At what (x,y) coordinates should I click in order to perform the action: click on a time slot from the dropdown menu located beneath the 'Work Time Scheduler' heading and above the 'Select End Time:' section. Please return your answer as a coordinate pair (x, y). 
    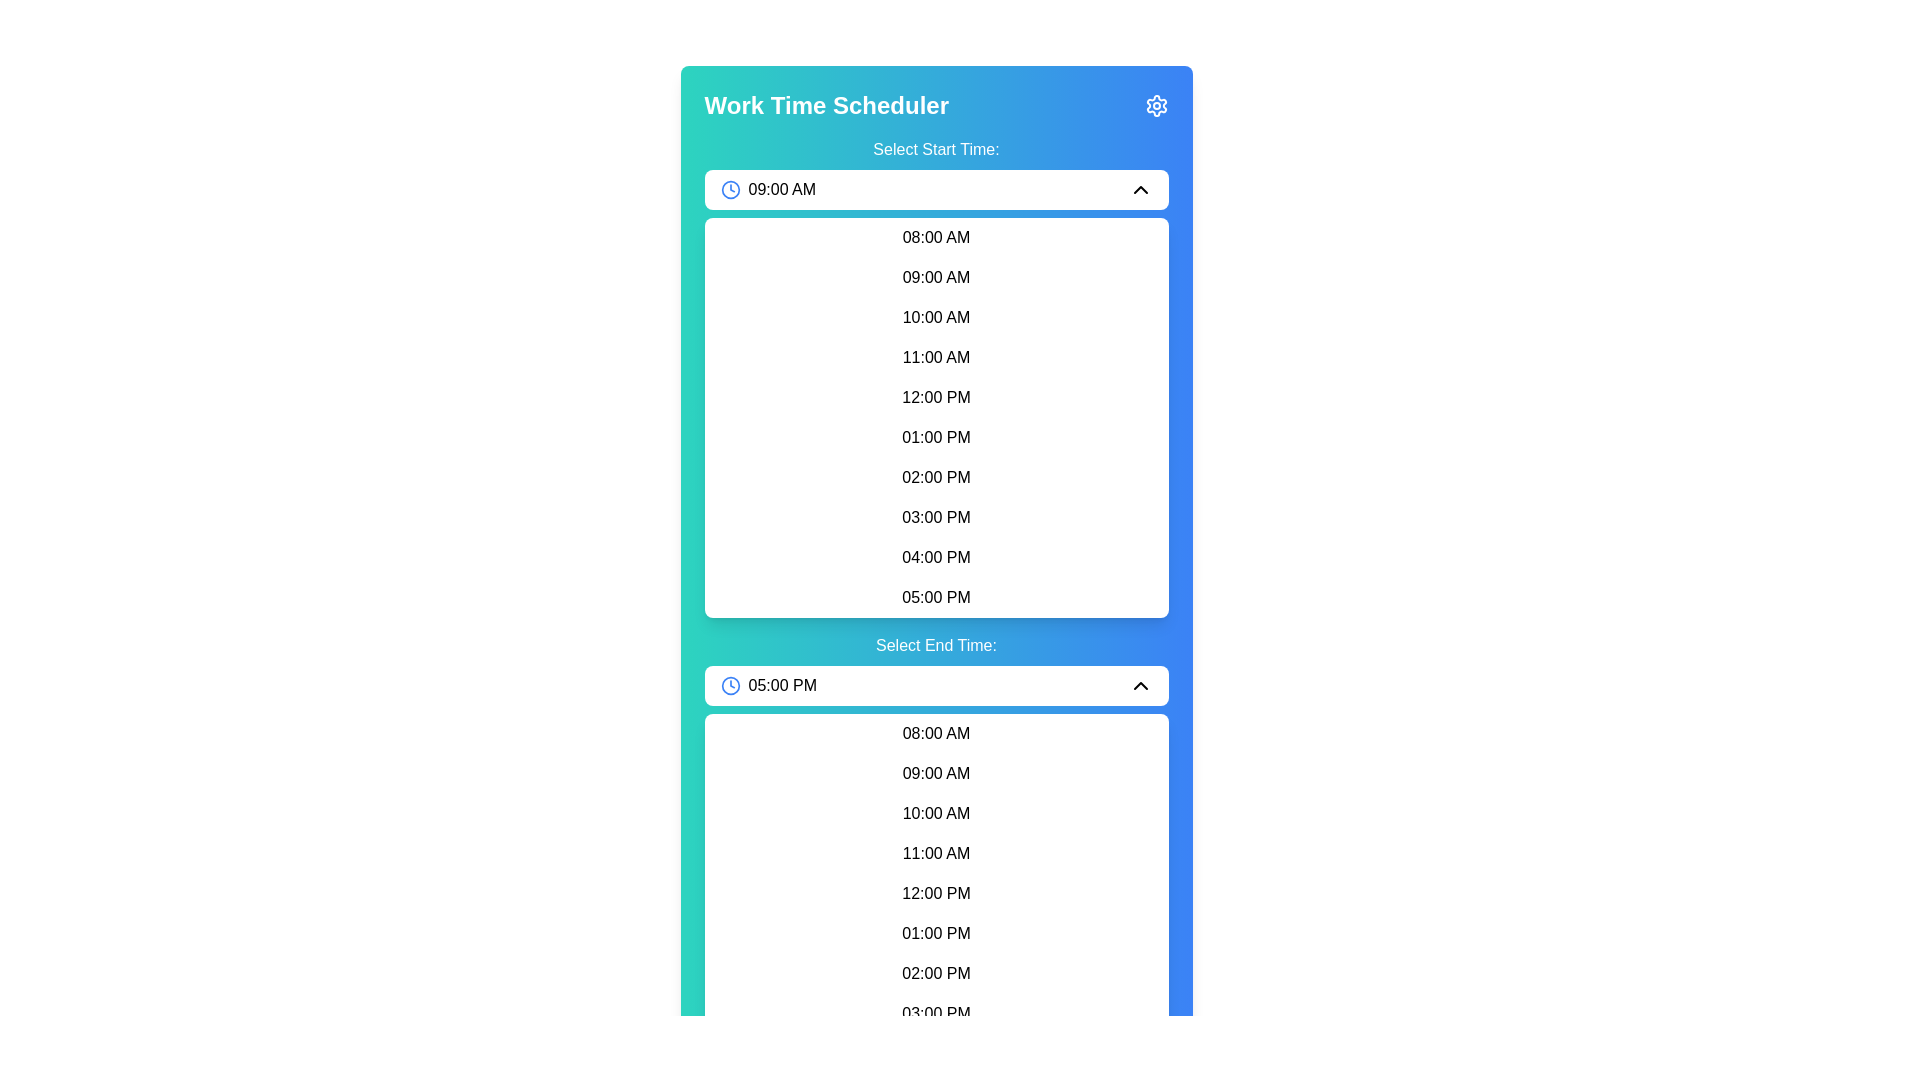
    Looking at the image, I should click on (935, 378).